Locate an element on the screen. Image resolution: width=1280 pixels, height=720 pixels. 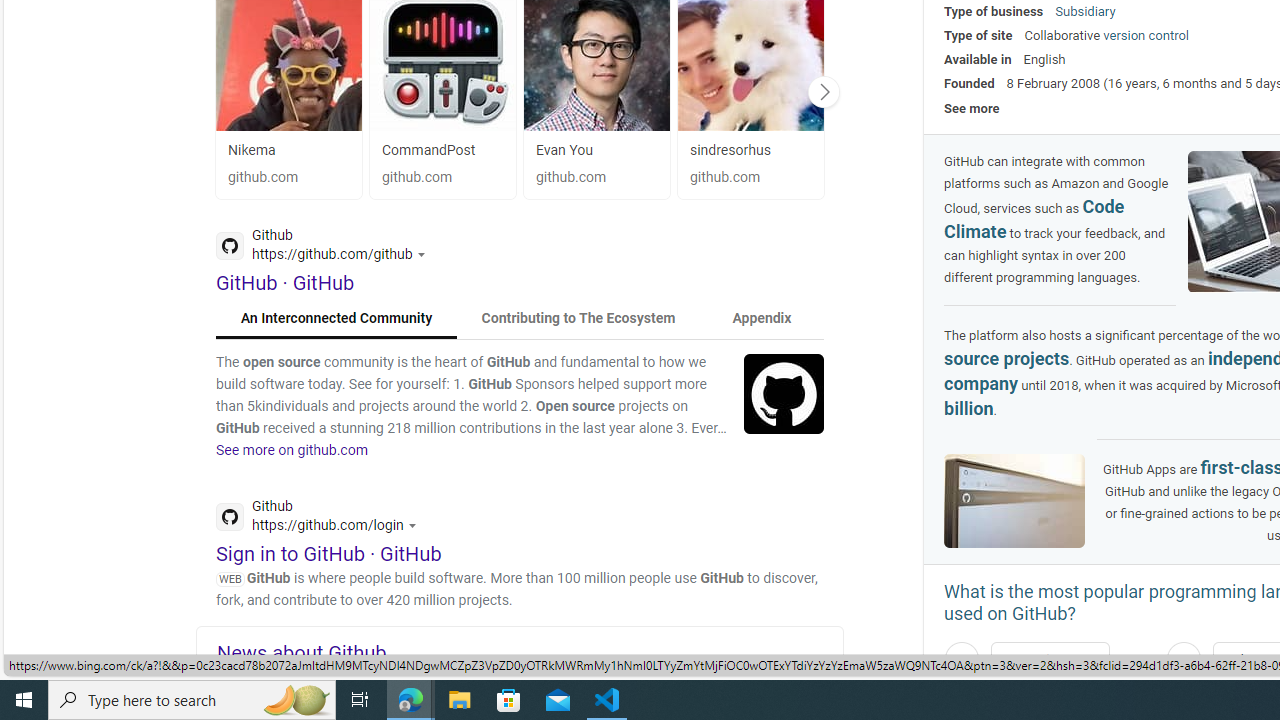
'Available in' is located at coordinates (978, 58).